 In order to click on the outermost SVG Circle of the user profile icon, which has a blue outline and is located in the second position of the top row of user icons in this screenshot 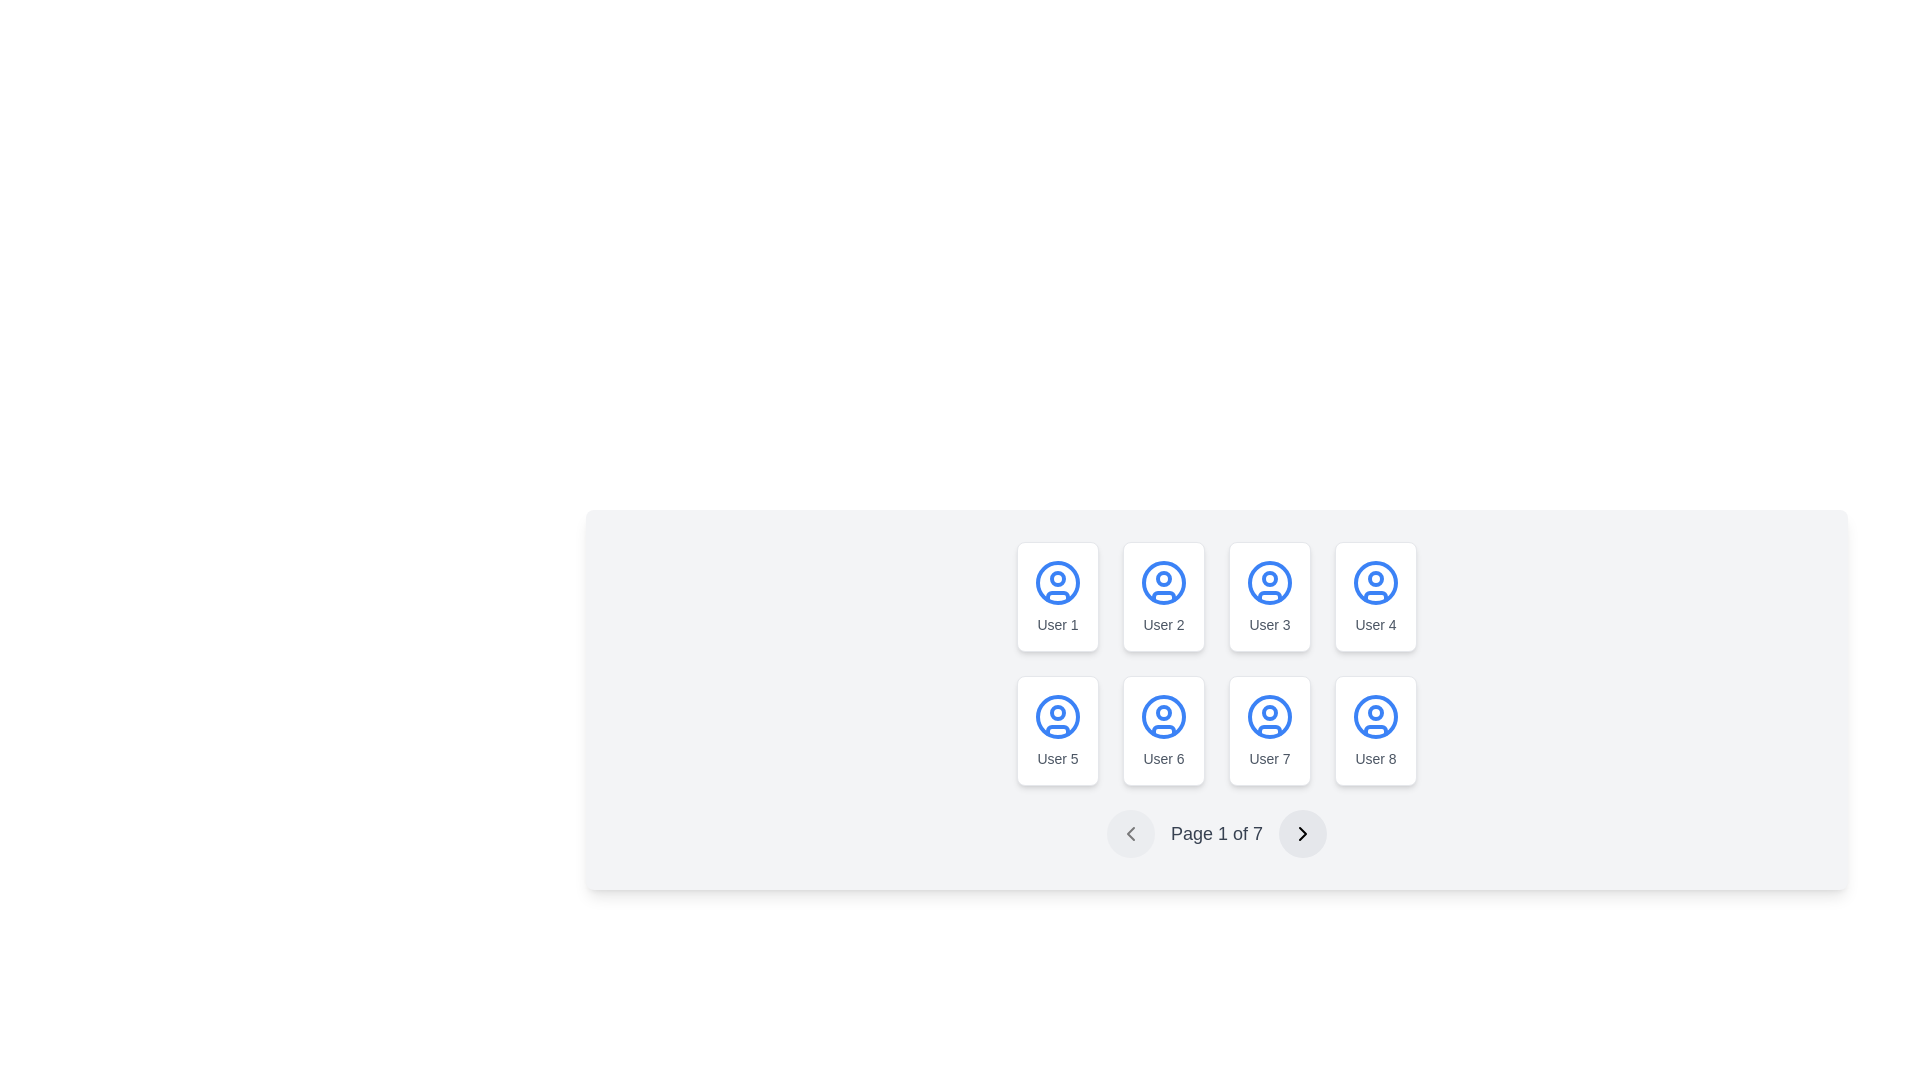, I will do `click(1163, 582)`.